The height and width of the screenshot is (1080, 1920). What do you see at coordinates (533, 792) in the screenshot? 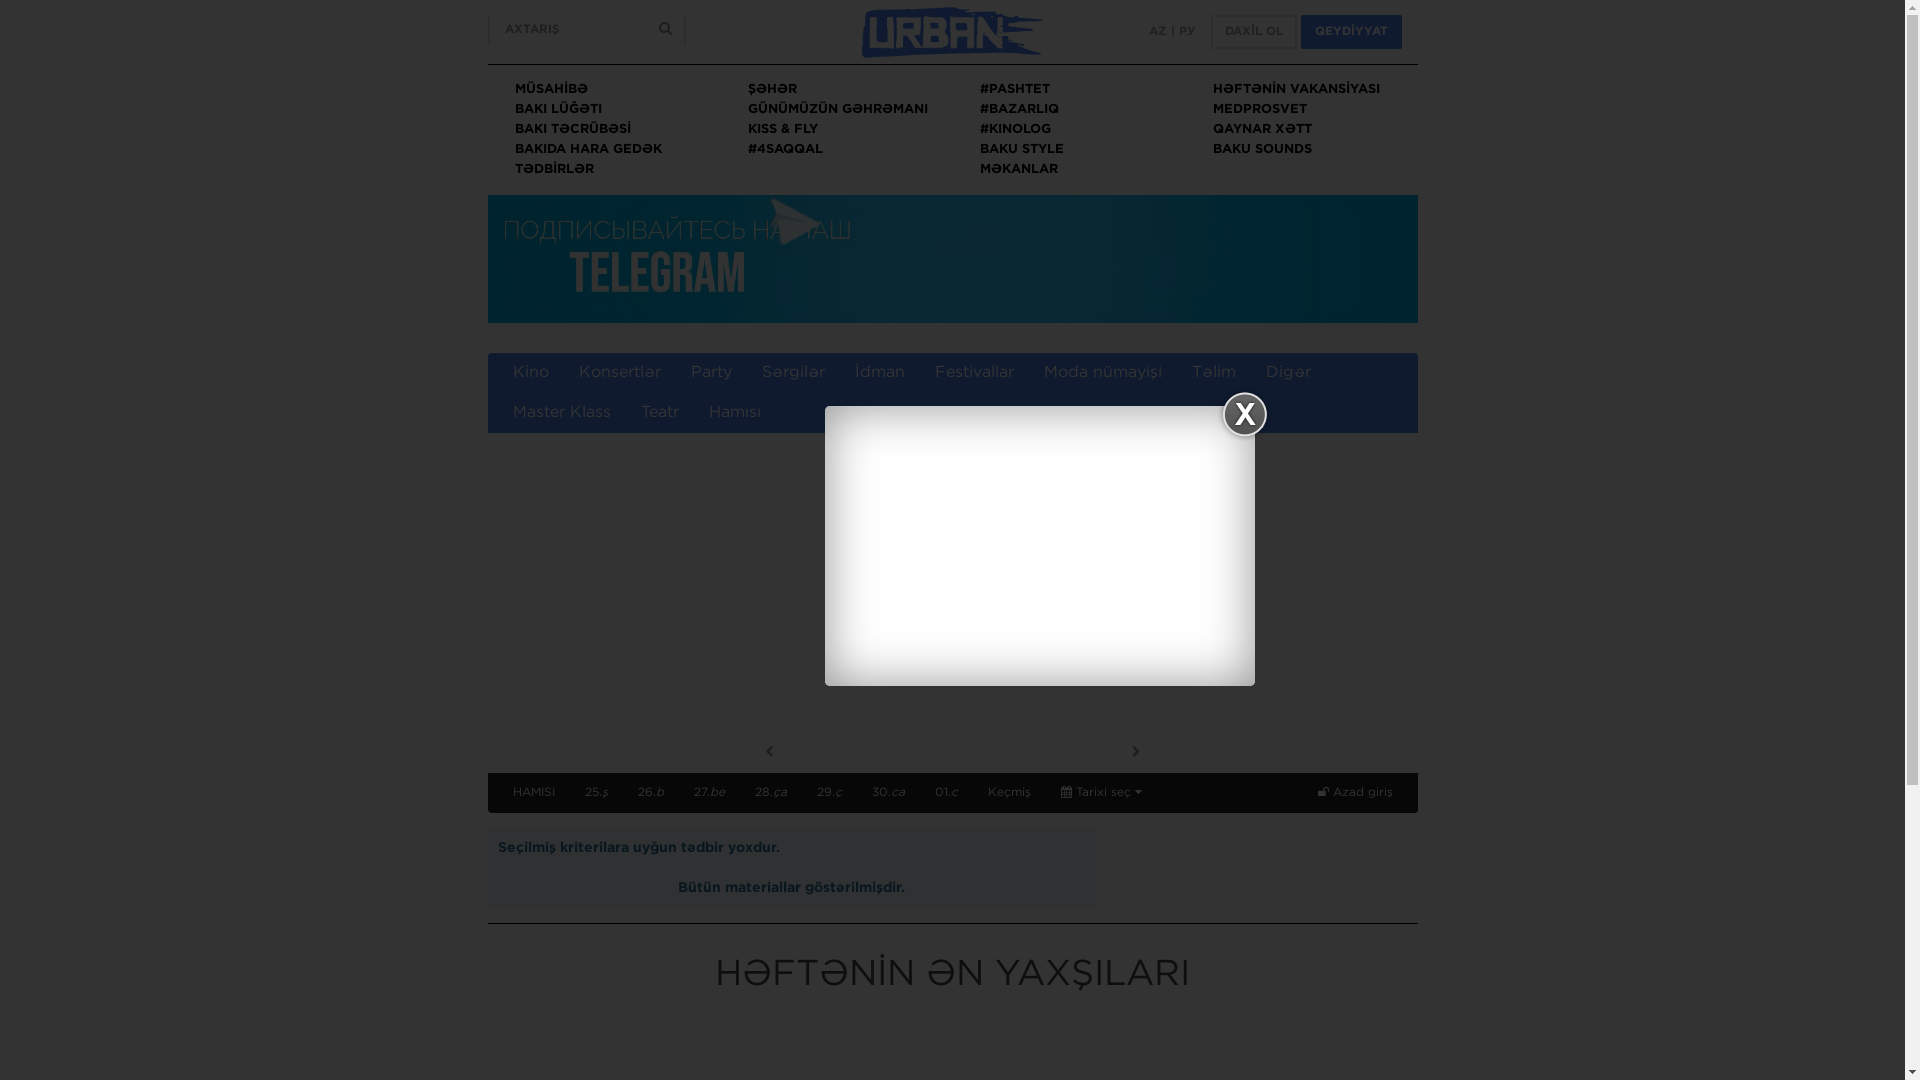
I see `'HAMISI'` at bounding box center [533, 792].